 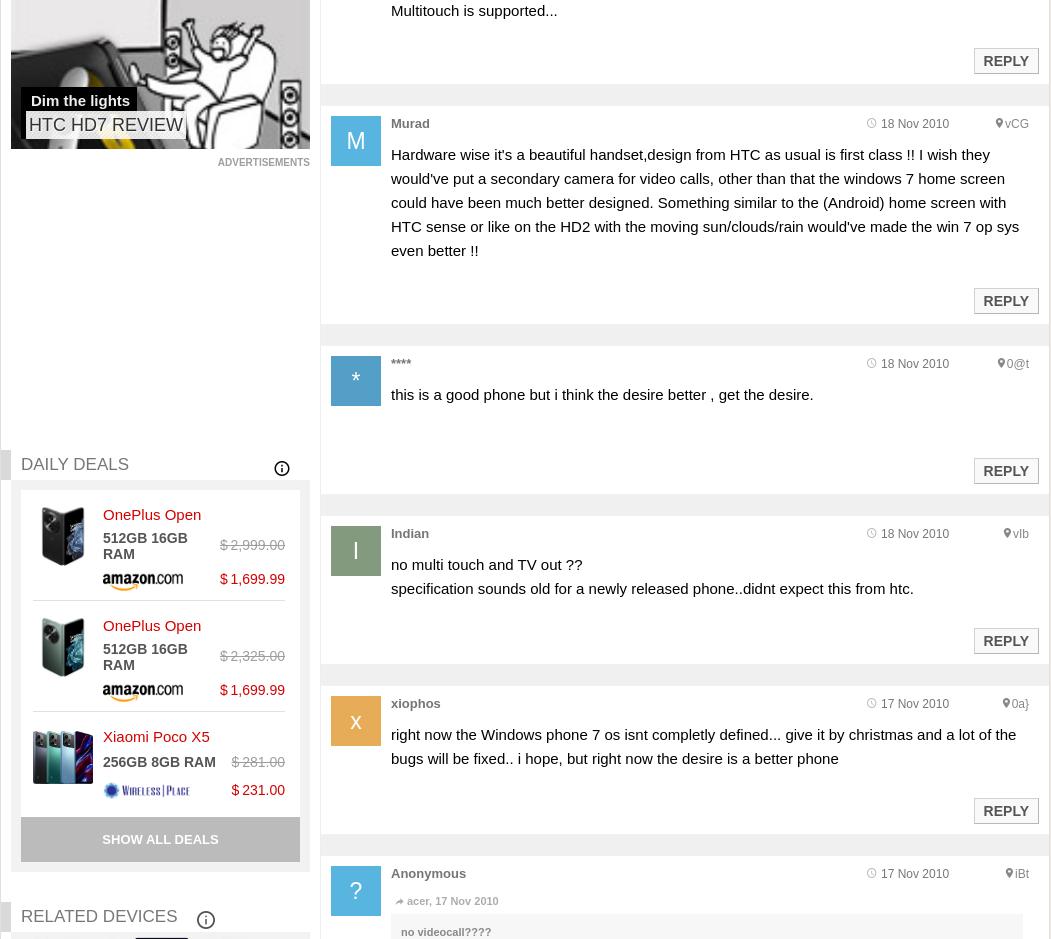 I want to click on 'right now the Windows phone 7 os isnt completly defined... give it by christmas and a lot of the bugs will be fixed.. i hope, but right now the desire is a better phone', so click(x=702, y=746).